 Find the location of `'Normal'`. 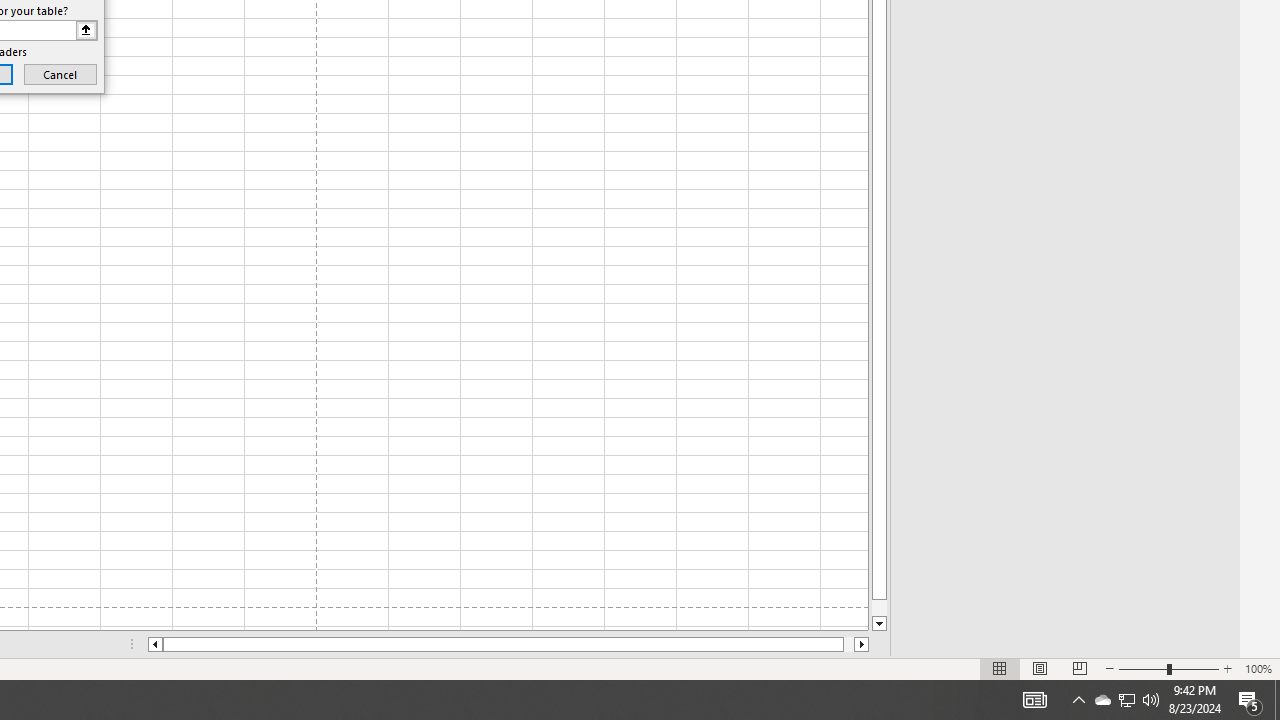

'Normal' is located at coordinates (1000, 669).